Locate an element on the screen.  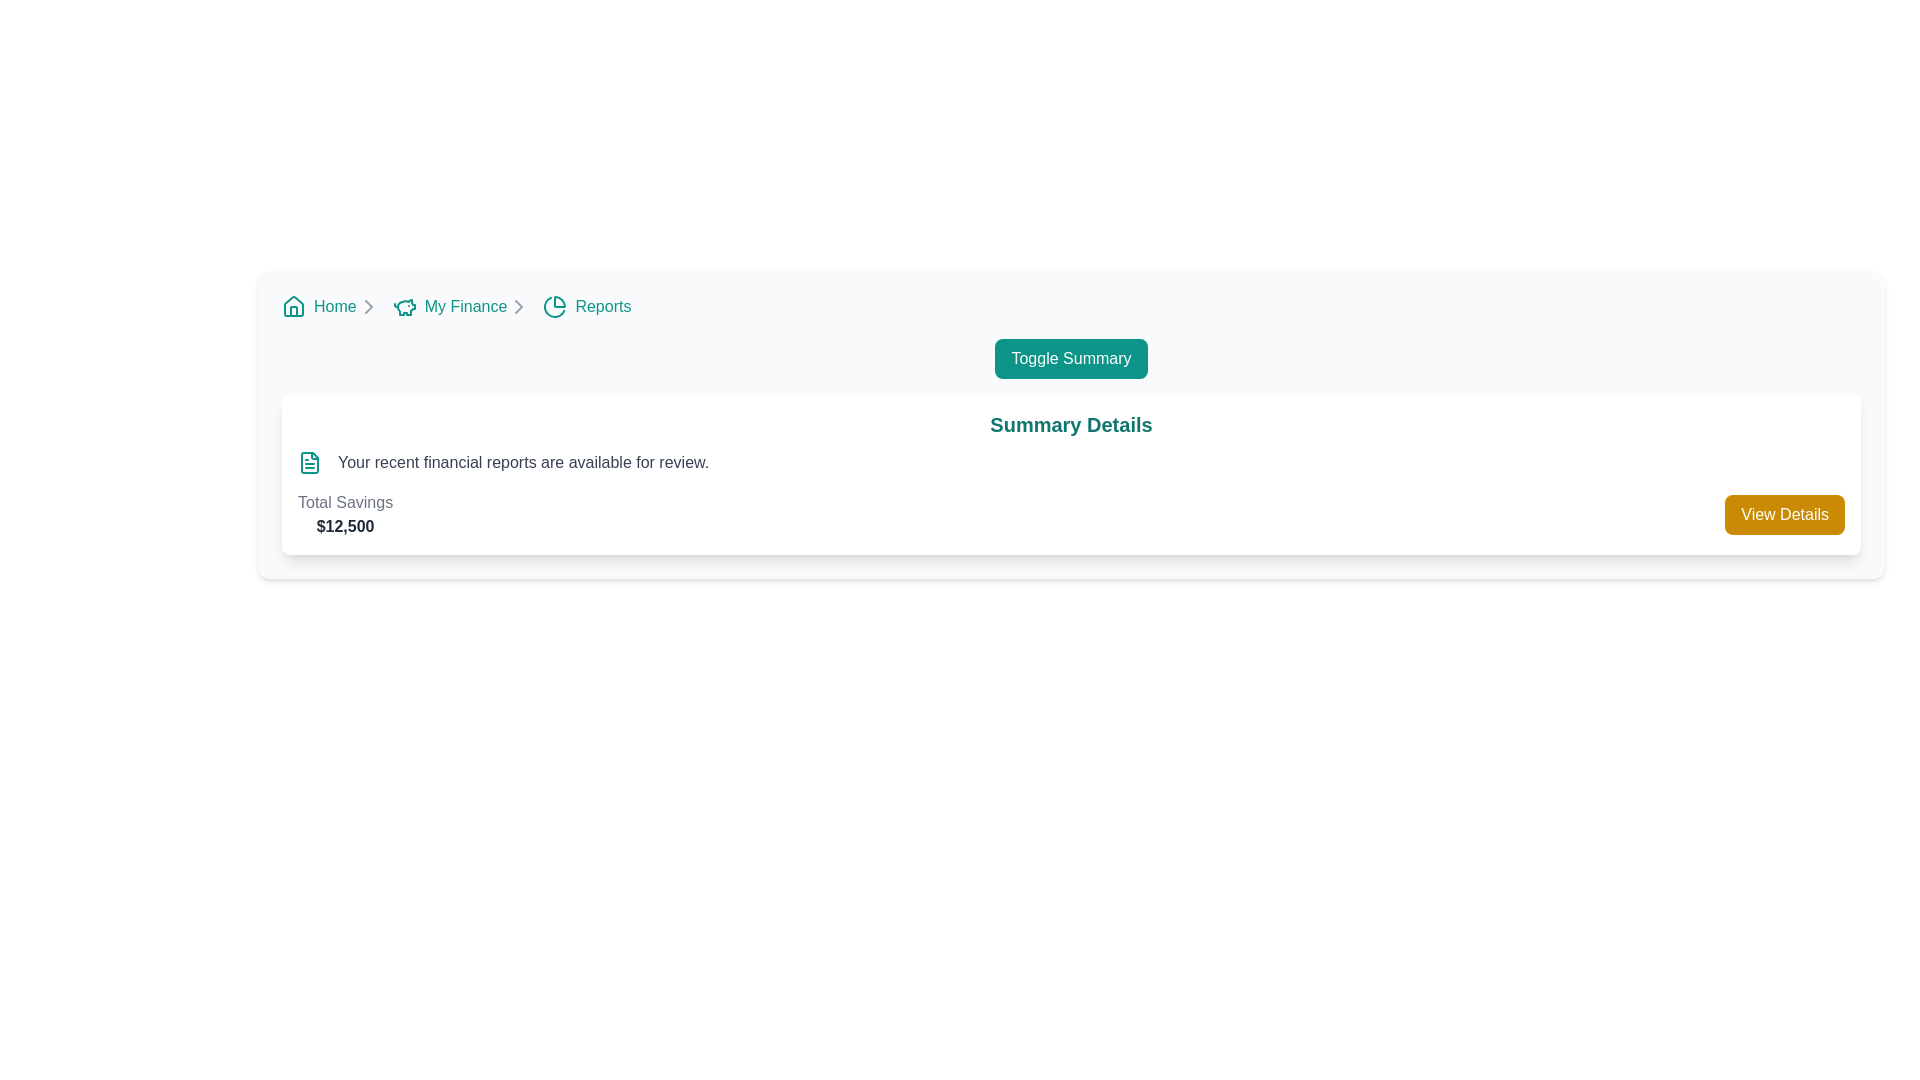
the 'Toggle Summary' button with a teal background and white text to change its background color is located at coordinates (1070, 357).